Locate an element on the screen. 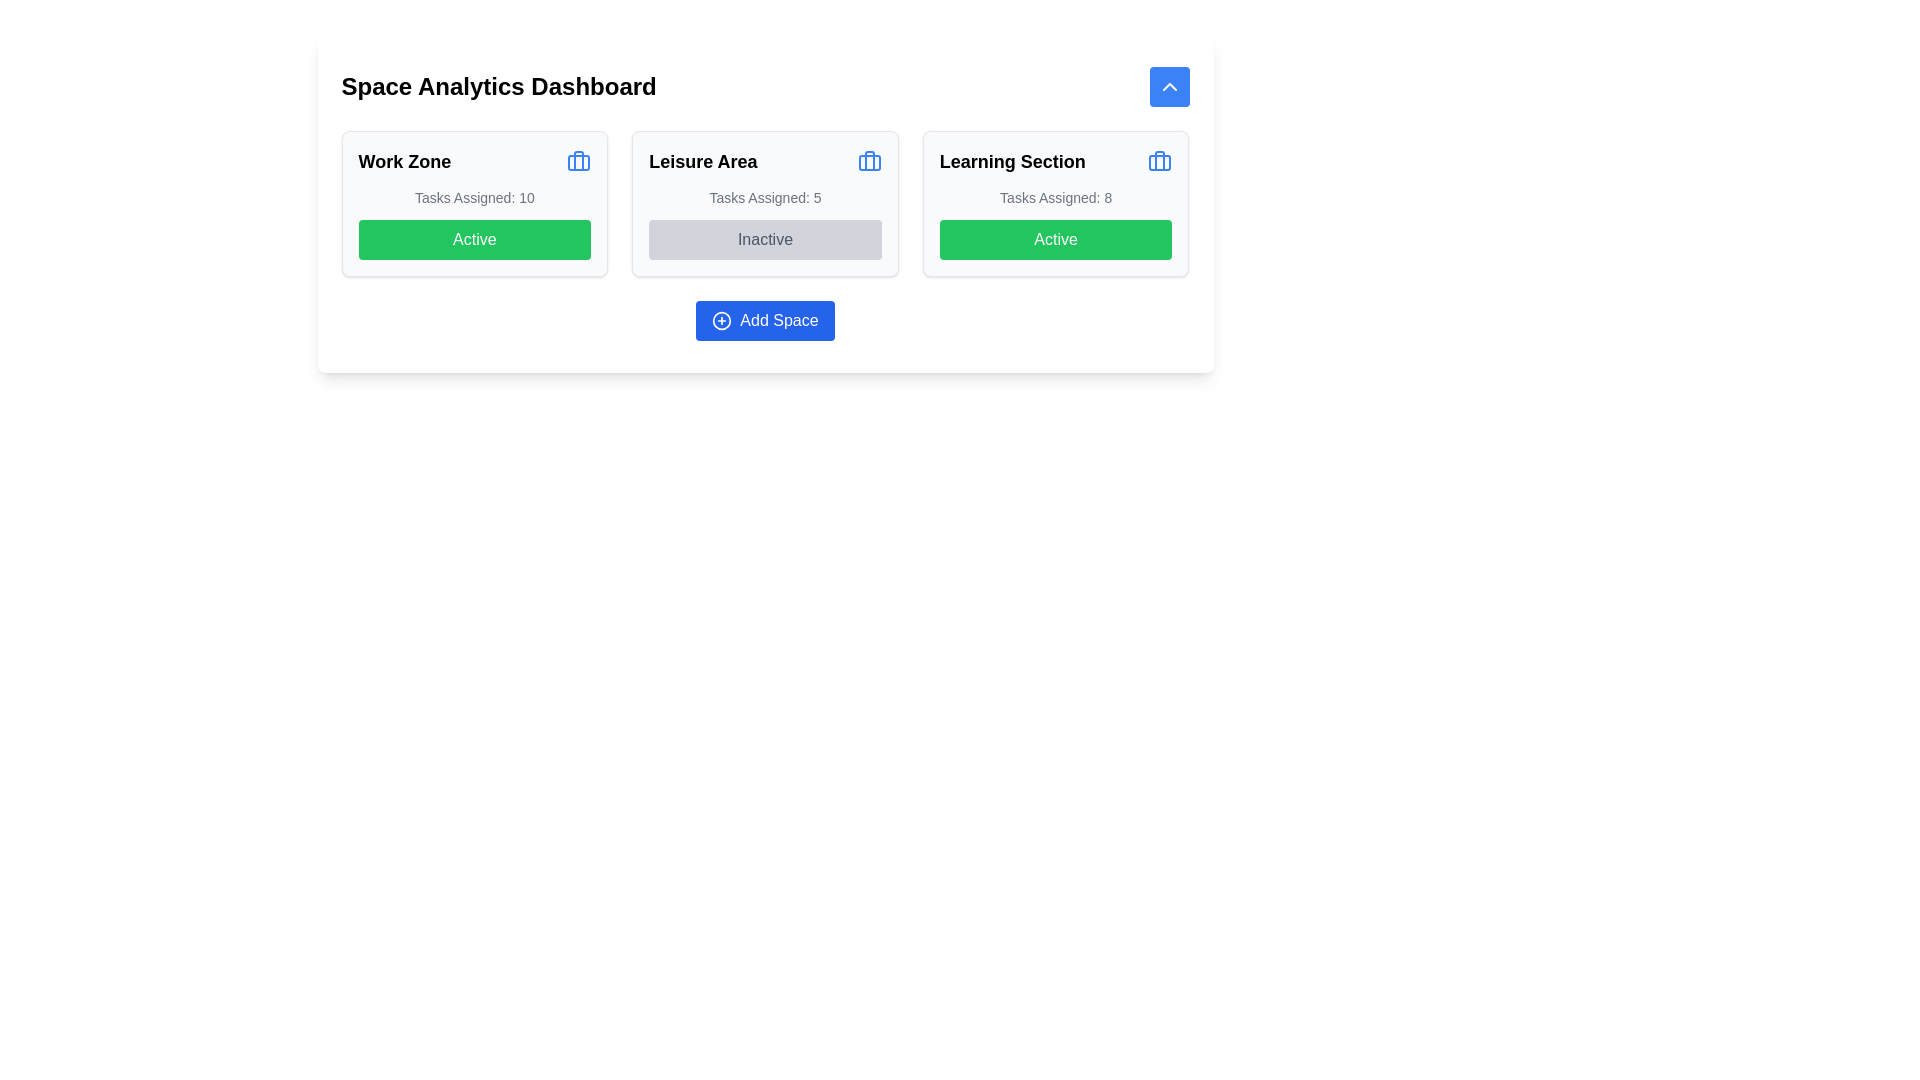 The width and height of the screenshot is (1920, 1080). the text display showing the number of tasks assigned ('10') in the 'Work Zone' area, located between the header 'Work Zone' and the green button 'Active' is located at coordinates (473, 197).